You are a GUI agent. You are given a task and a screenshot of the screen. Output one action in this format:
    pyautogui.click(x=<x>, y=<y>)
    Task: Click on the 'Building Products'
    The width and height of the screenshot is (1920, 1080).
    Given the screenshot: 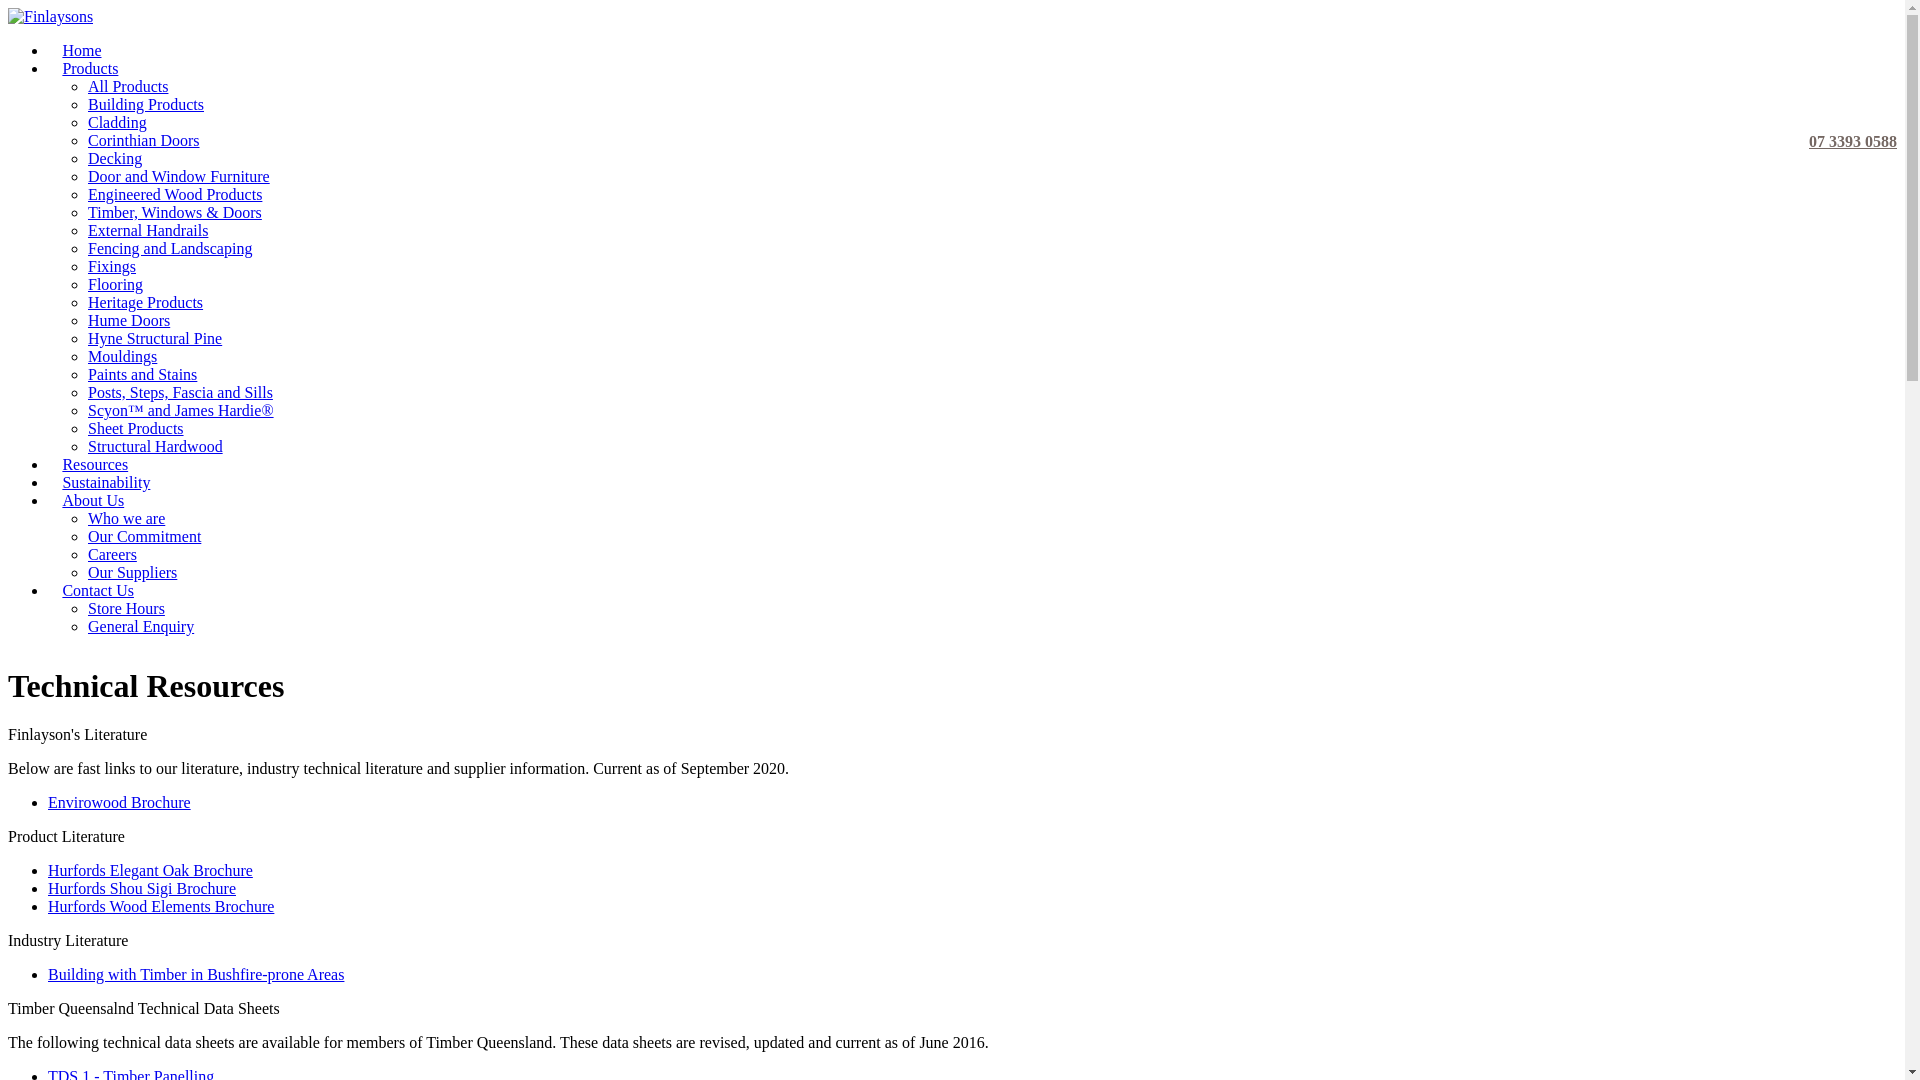 What is the action you would take?
    pyautogui.click(x=144, y=104)
    